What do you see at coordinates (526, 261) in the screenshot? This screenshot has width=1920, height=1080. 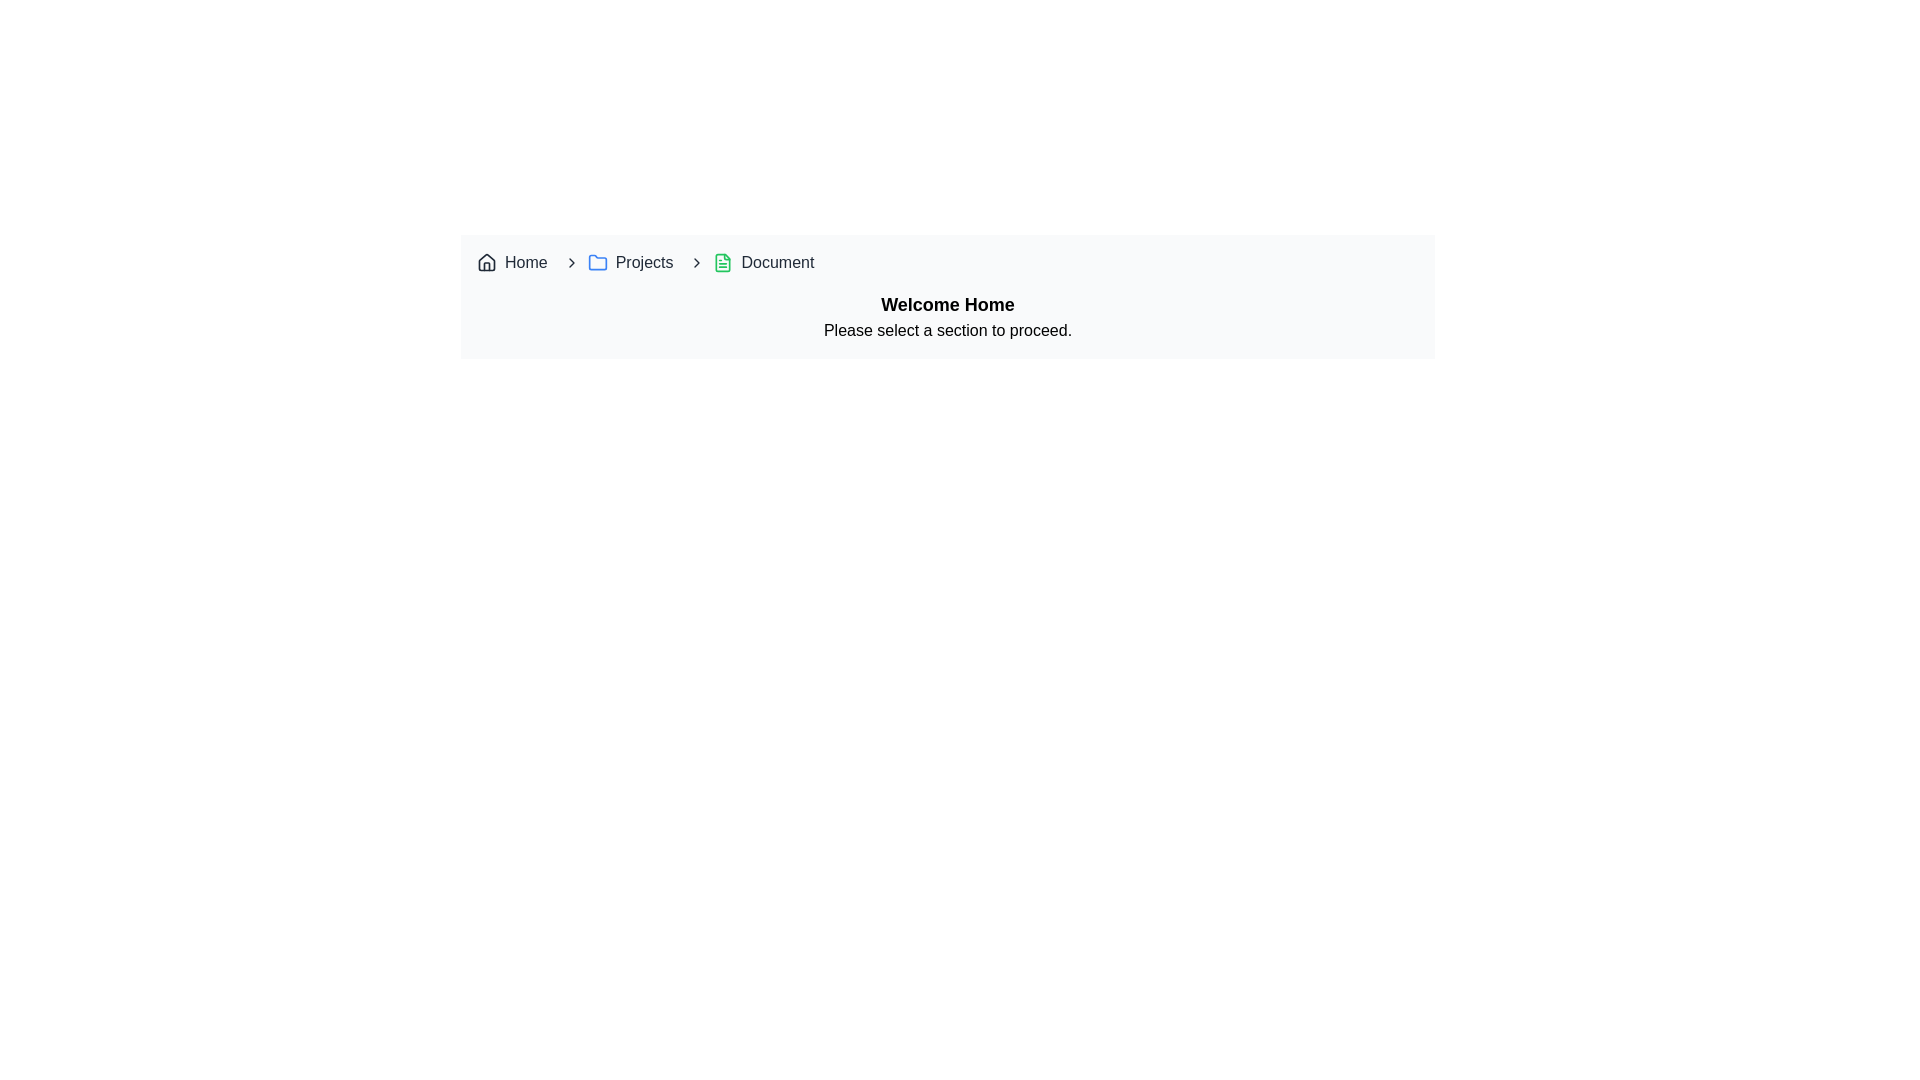 I see `the 'Home' breadcrumb label, which is the first item in the breadcrumb navigation bar, located between the house icon and the right arrow icon` at bounding box center [526, 261].